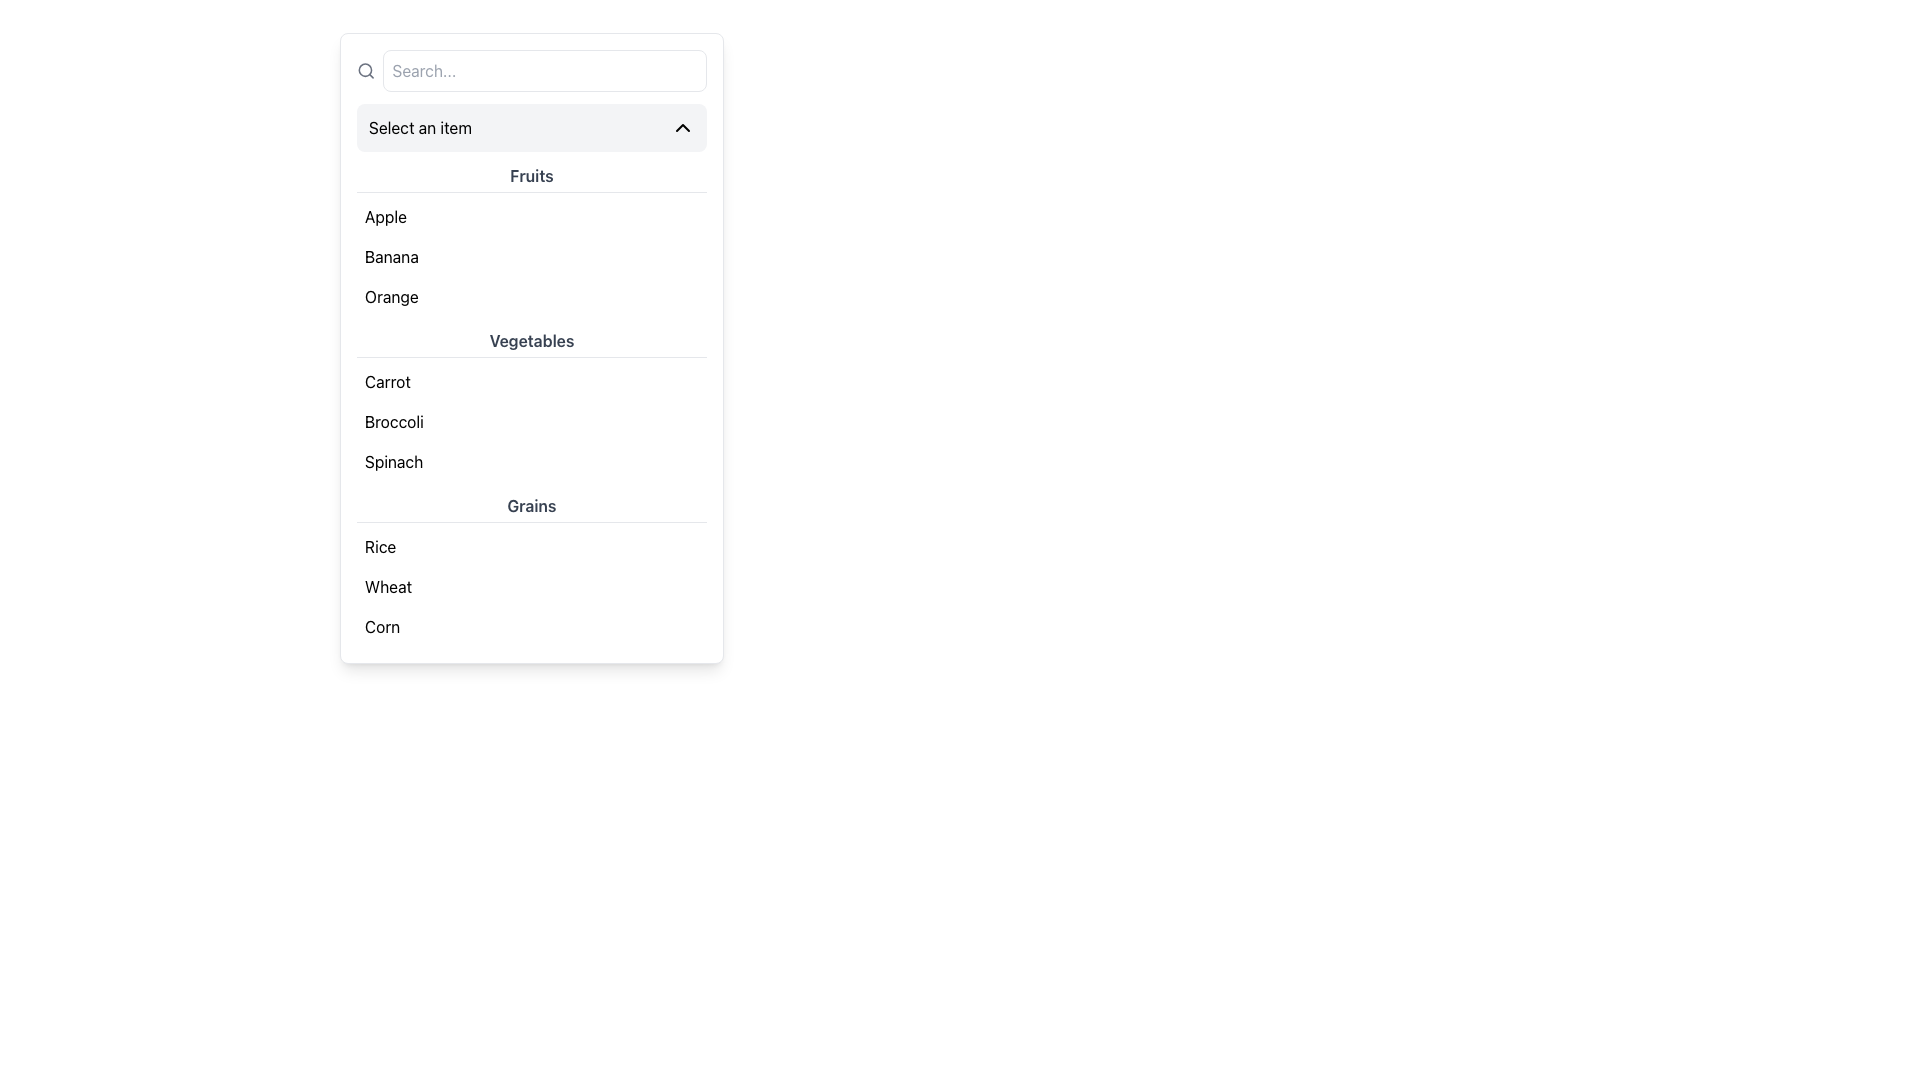 This screenshot has width=1920, height=1080. I want to click on the 'Corn' option, which is the third item under the 'Grains' category in the list, so click(532, 626).